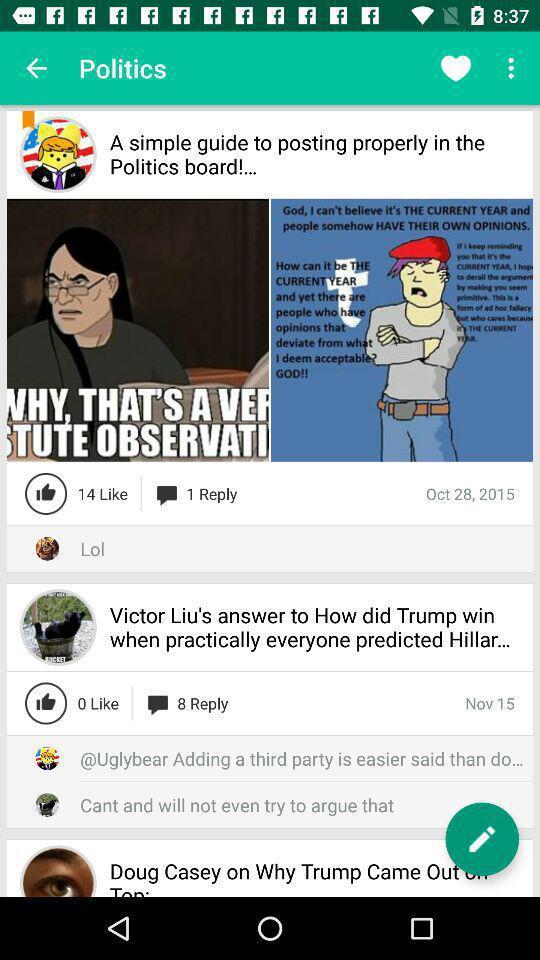  Describe the element at coordinates (481, 839) in the screenshot. I see `edit button which is at bottom right corner of the page` at that location.